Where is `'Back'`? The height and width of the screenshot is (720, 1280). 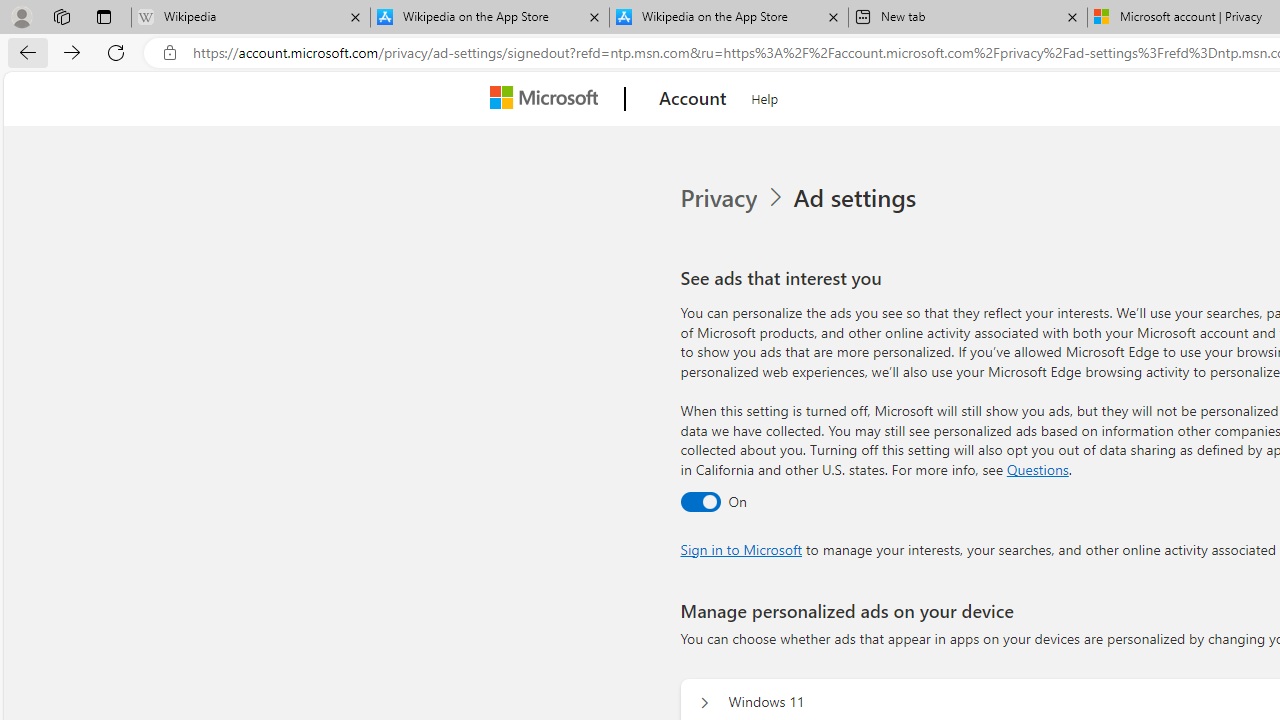 'Back' is located at coordinates (24, 51).